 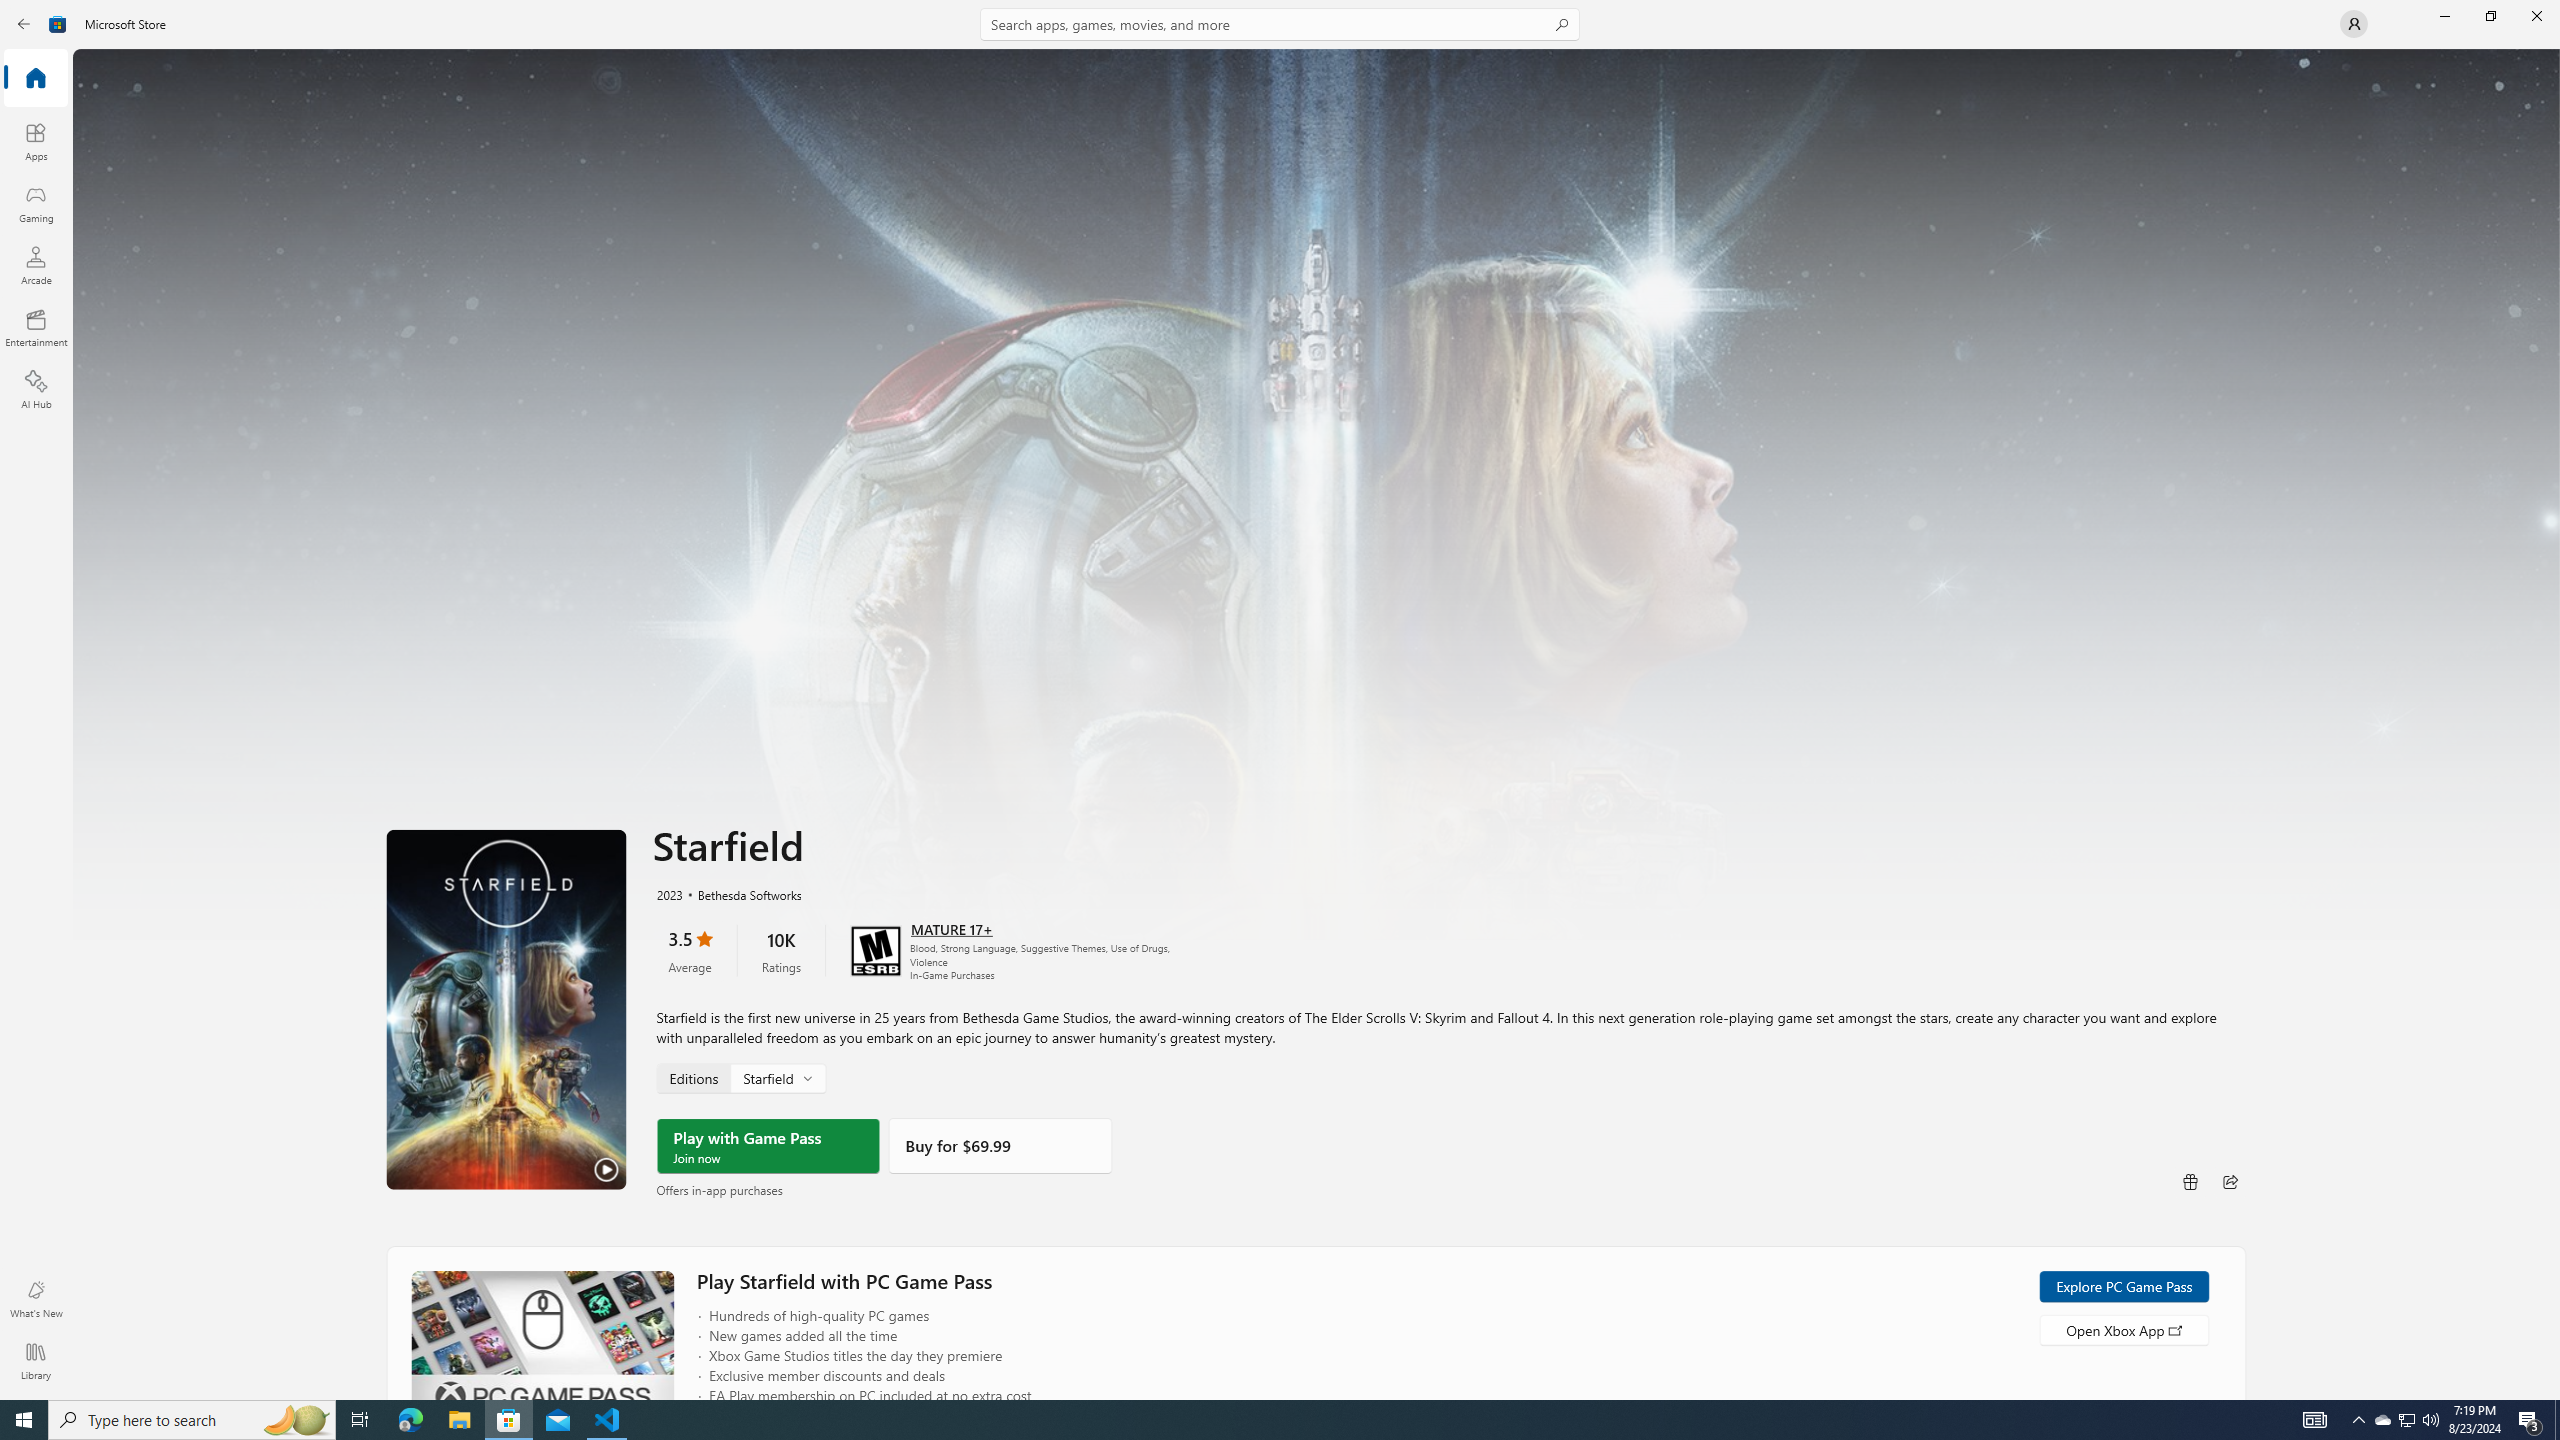 I want to click on 'Arcade', so click(x=34, y=264).